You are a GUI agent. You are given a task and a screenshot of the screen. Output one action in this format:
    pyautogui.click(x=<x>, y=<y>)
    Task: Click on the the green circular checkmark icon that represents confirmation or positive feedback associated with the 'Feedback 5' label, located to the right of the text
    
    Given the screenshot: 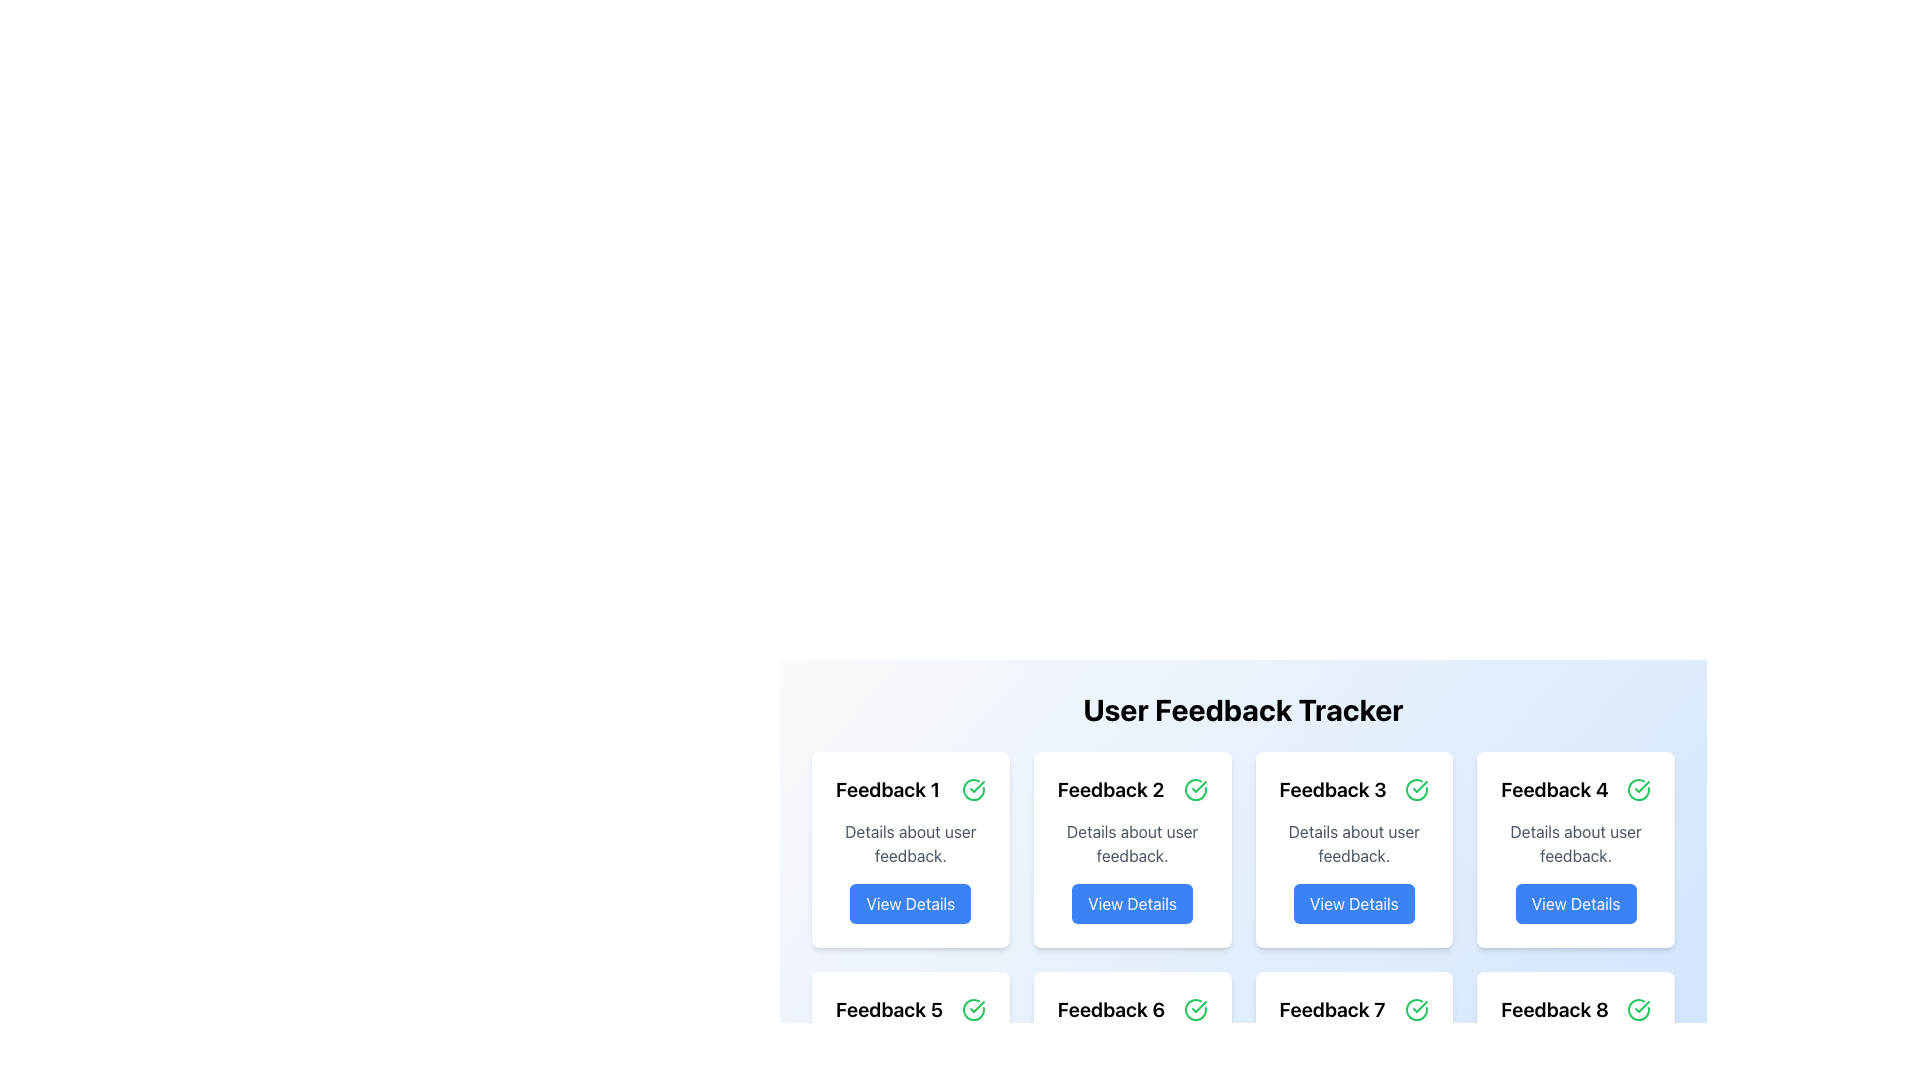 What is the action you would take?
    pyautogui.click(x=973, y=1010)
    